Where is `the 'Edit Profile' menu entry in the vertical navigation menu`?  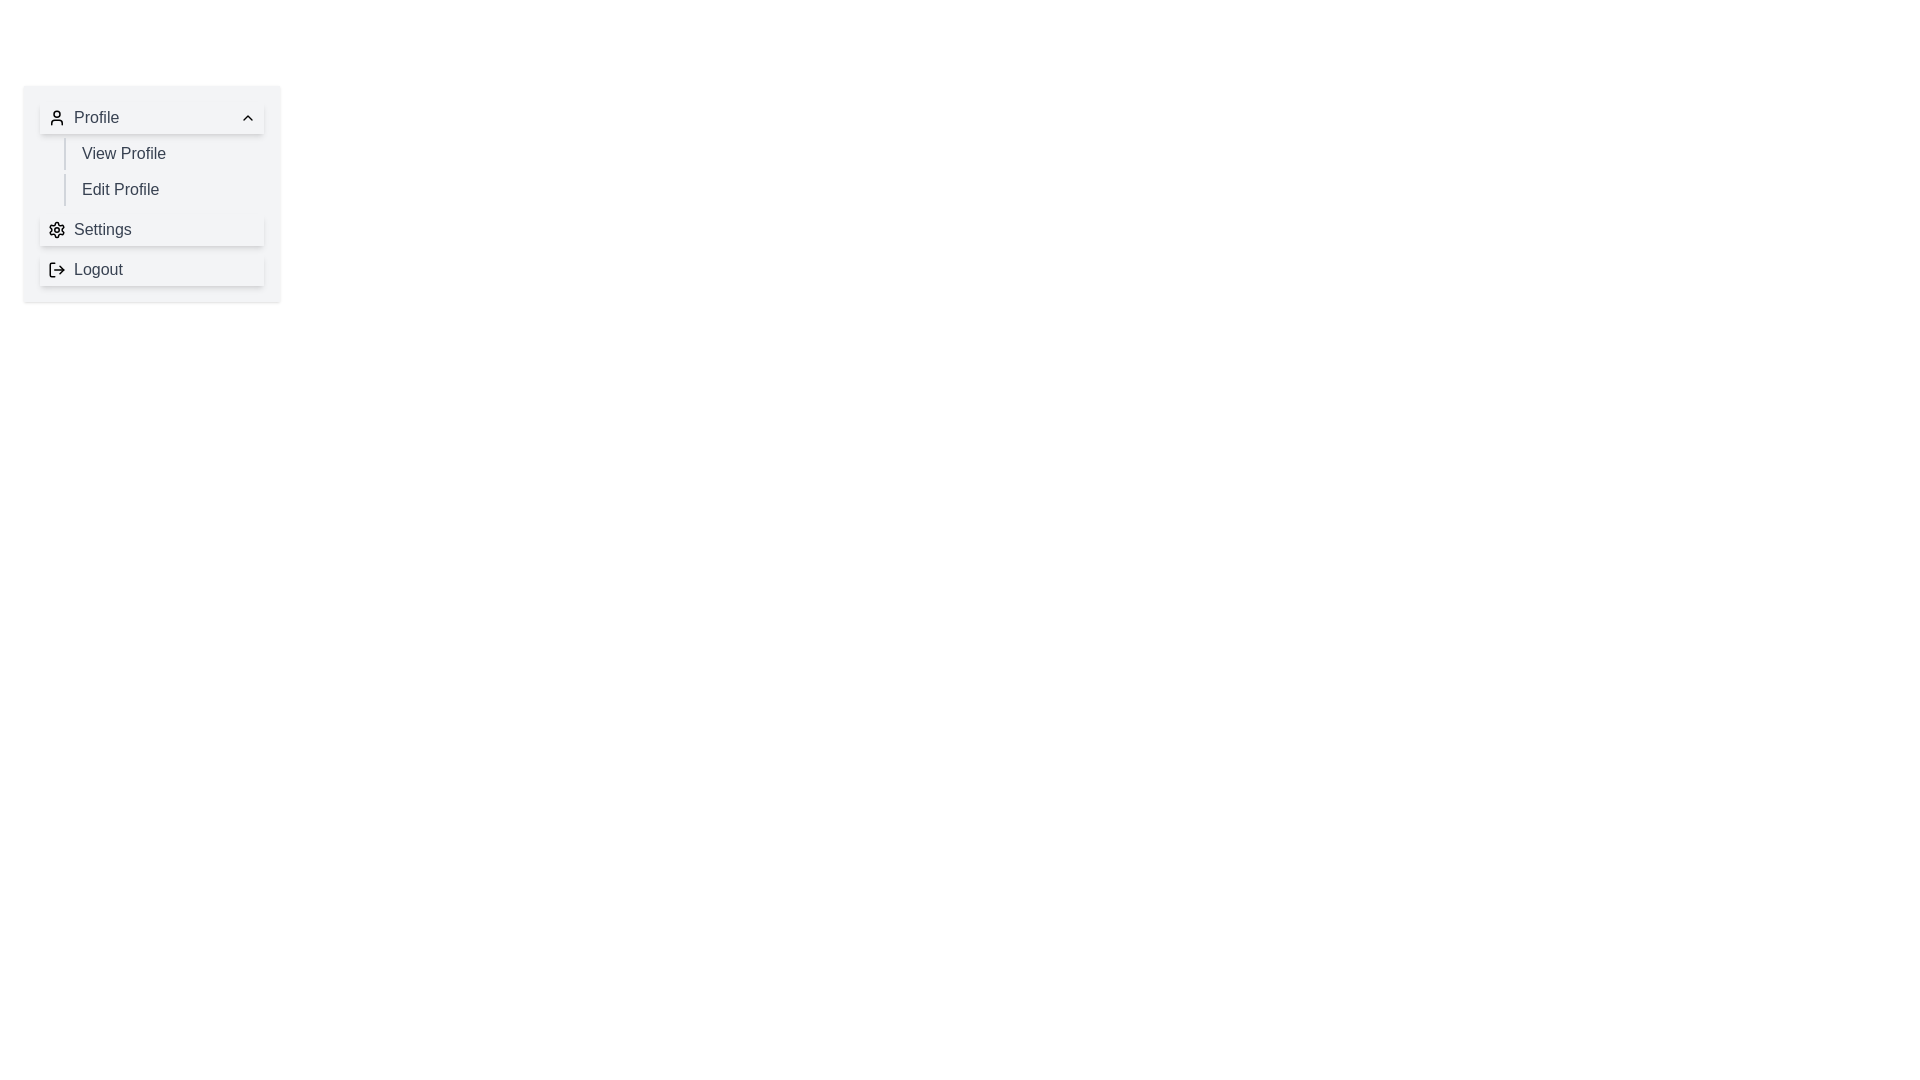 the 'Edit Profile' menu entry in the vertical navigation menu is located at coordinates (151, 193).